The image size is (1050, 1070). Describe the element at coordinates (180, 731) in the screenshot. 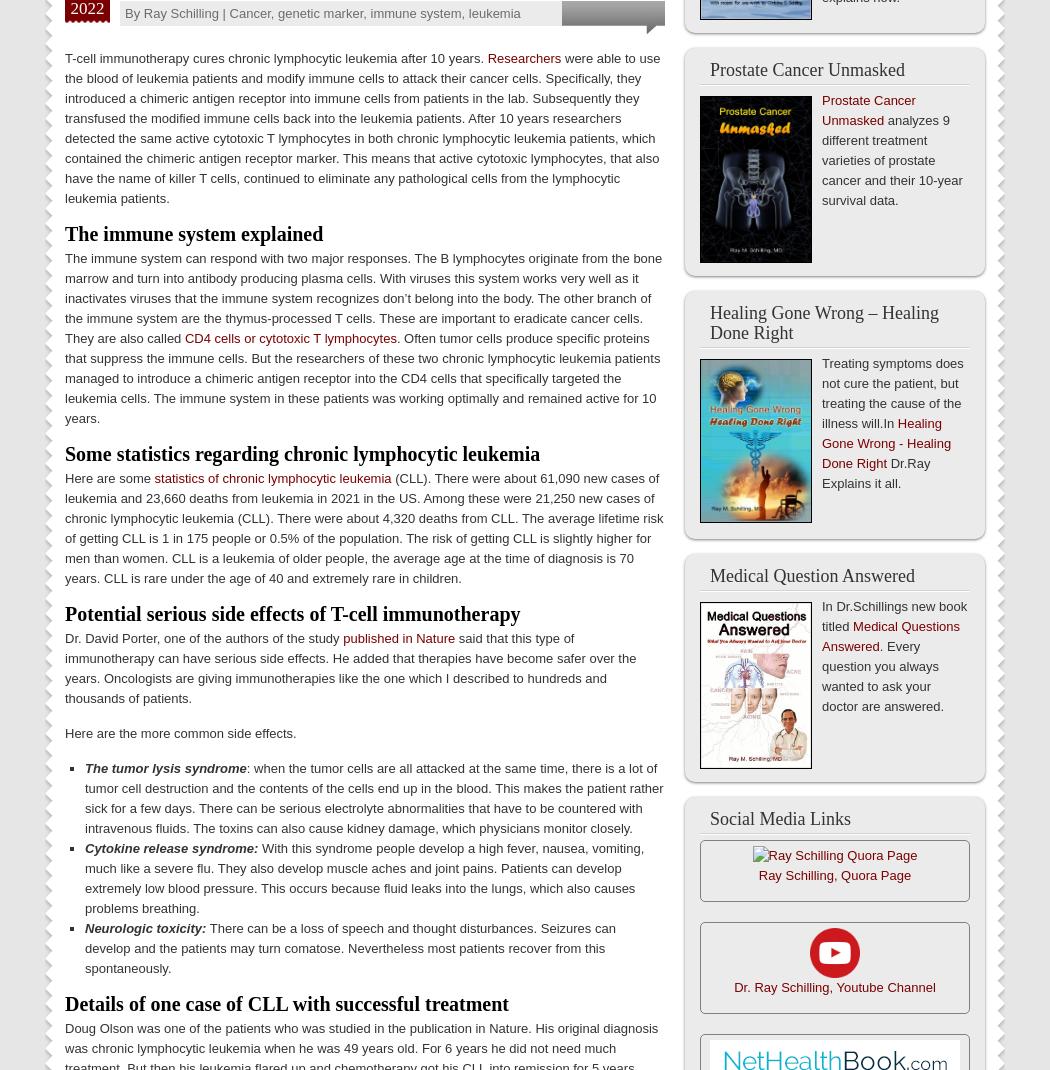

I see `'Here are the more common side effects.'` at that location.